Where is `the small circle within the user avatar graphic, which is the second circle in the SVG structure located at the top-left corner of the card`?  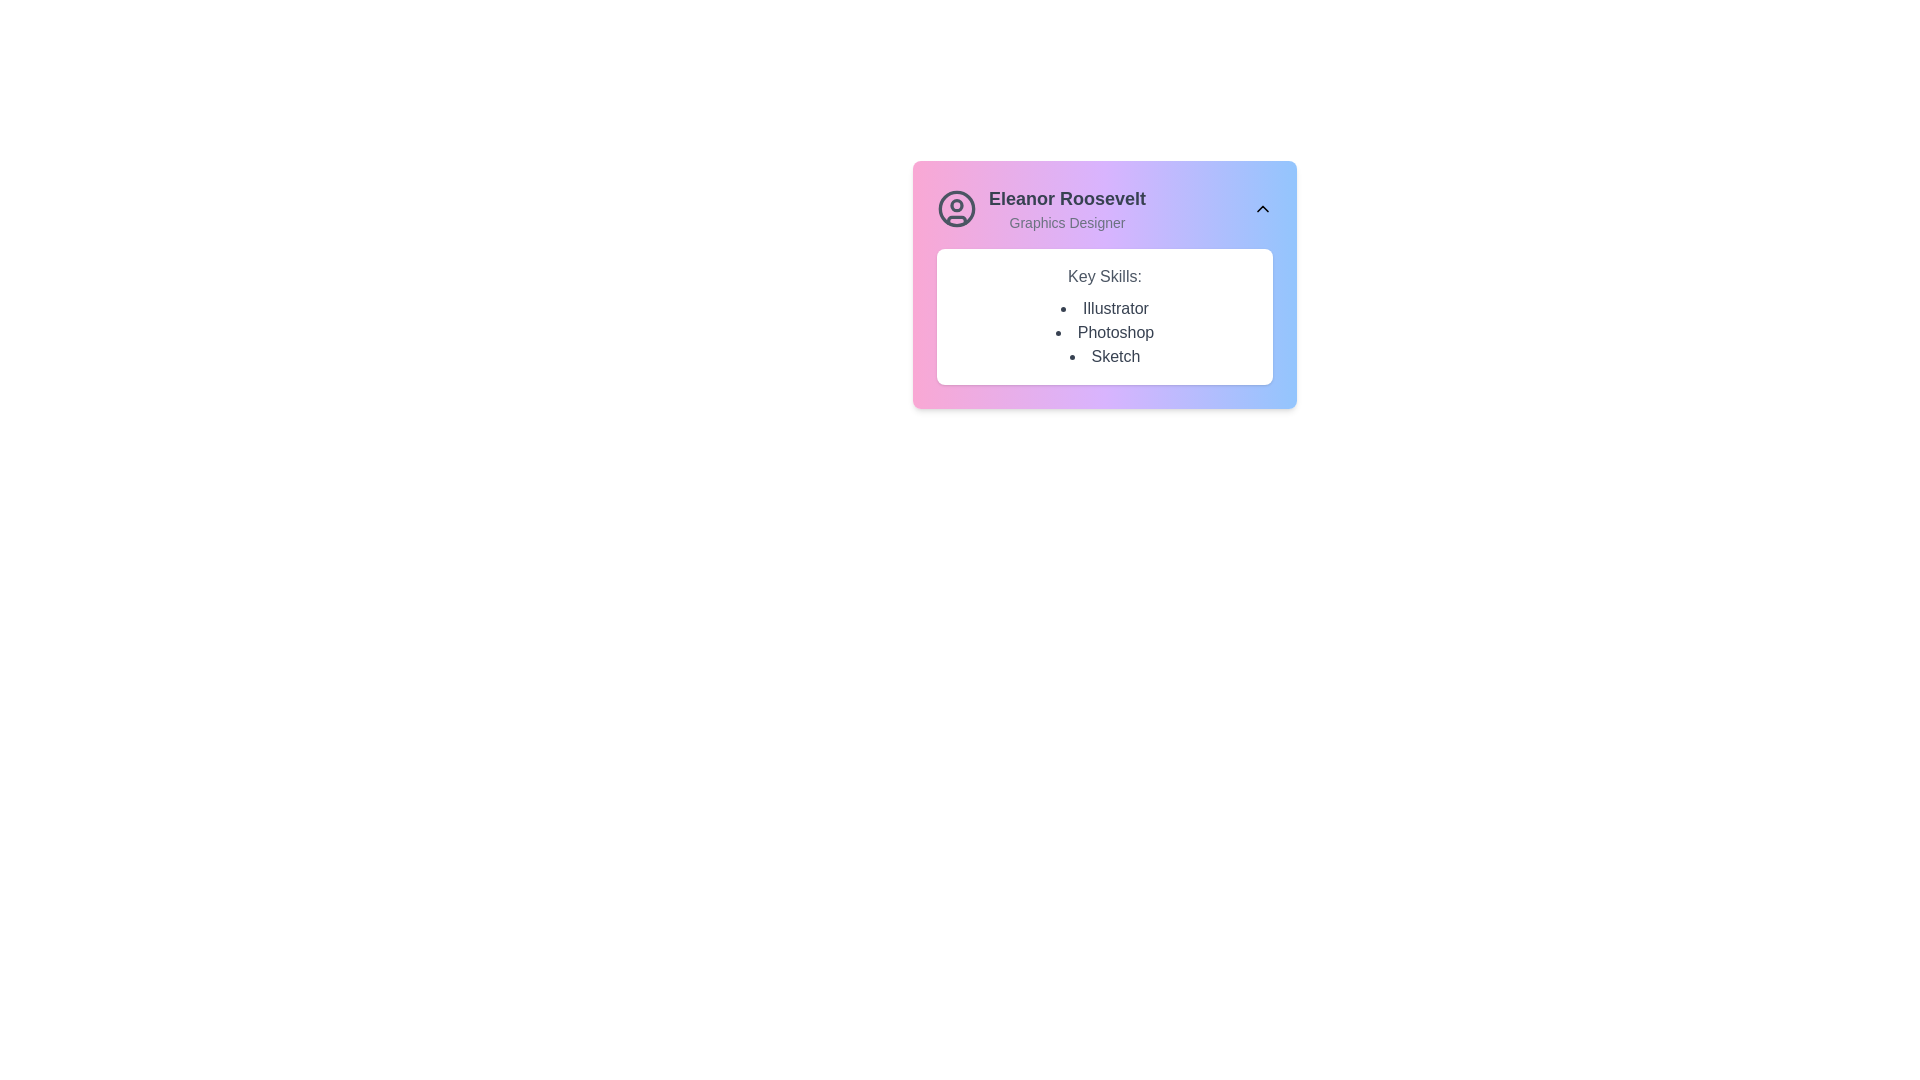 the small circle within the user avatar graphic, which is the second circle in the SVG structure located at the top-left corner of the card is located at coordinates (955, 204).